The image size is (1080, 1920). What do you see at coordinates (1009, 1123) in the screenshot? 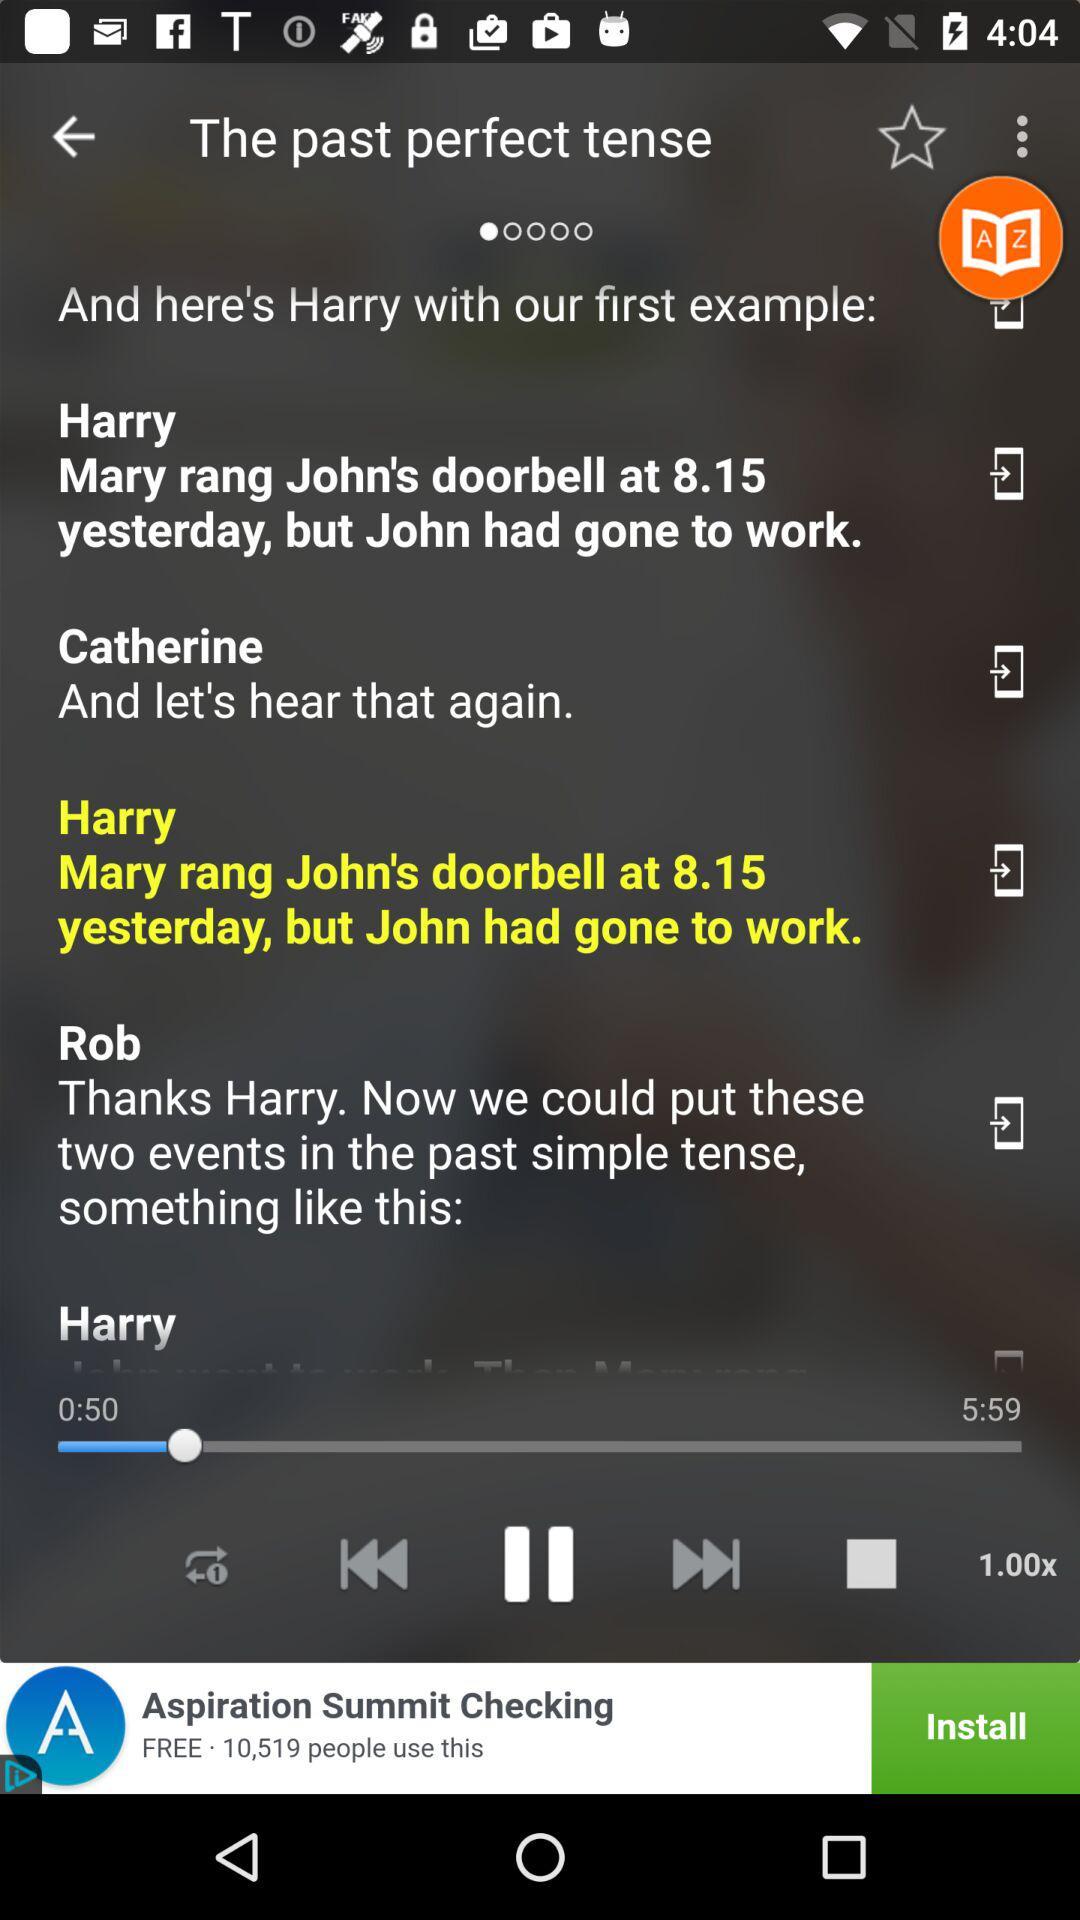
I see `download this phrase for offline use` at bounding box center [1009, 1123].